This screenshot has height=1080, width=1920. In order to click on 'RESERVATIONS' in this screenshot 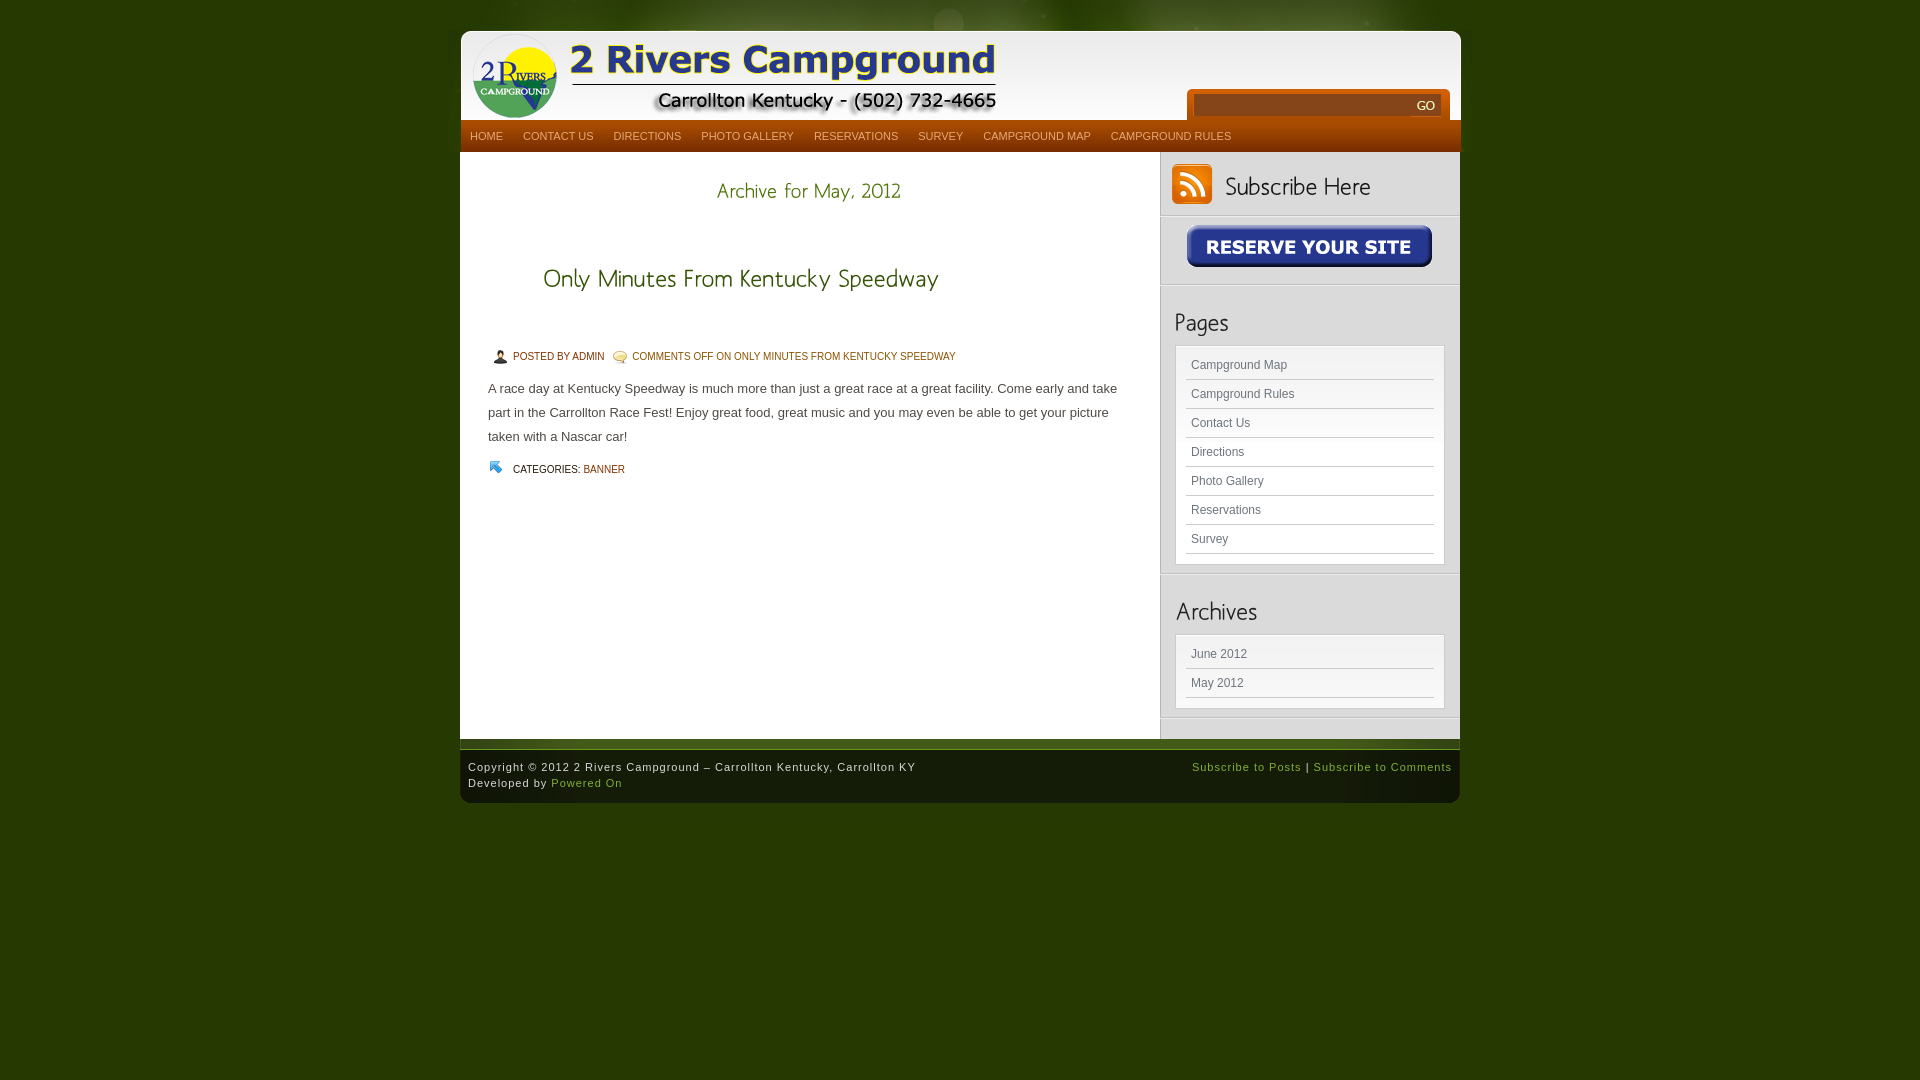, I will do `click(804, 135)`.